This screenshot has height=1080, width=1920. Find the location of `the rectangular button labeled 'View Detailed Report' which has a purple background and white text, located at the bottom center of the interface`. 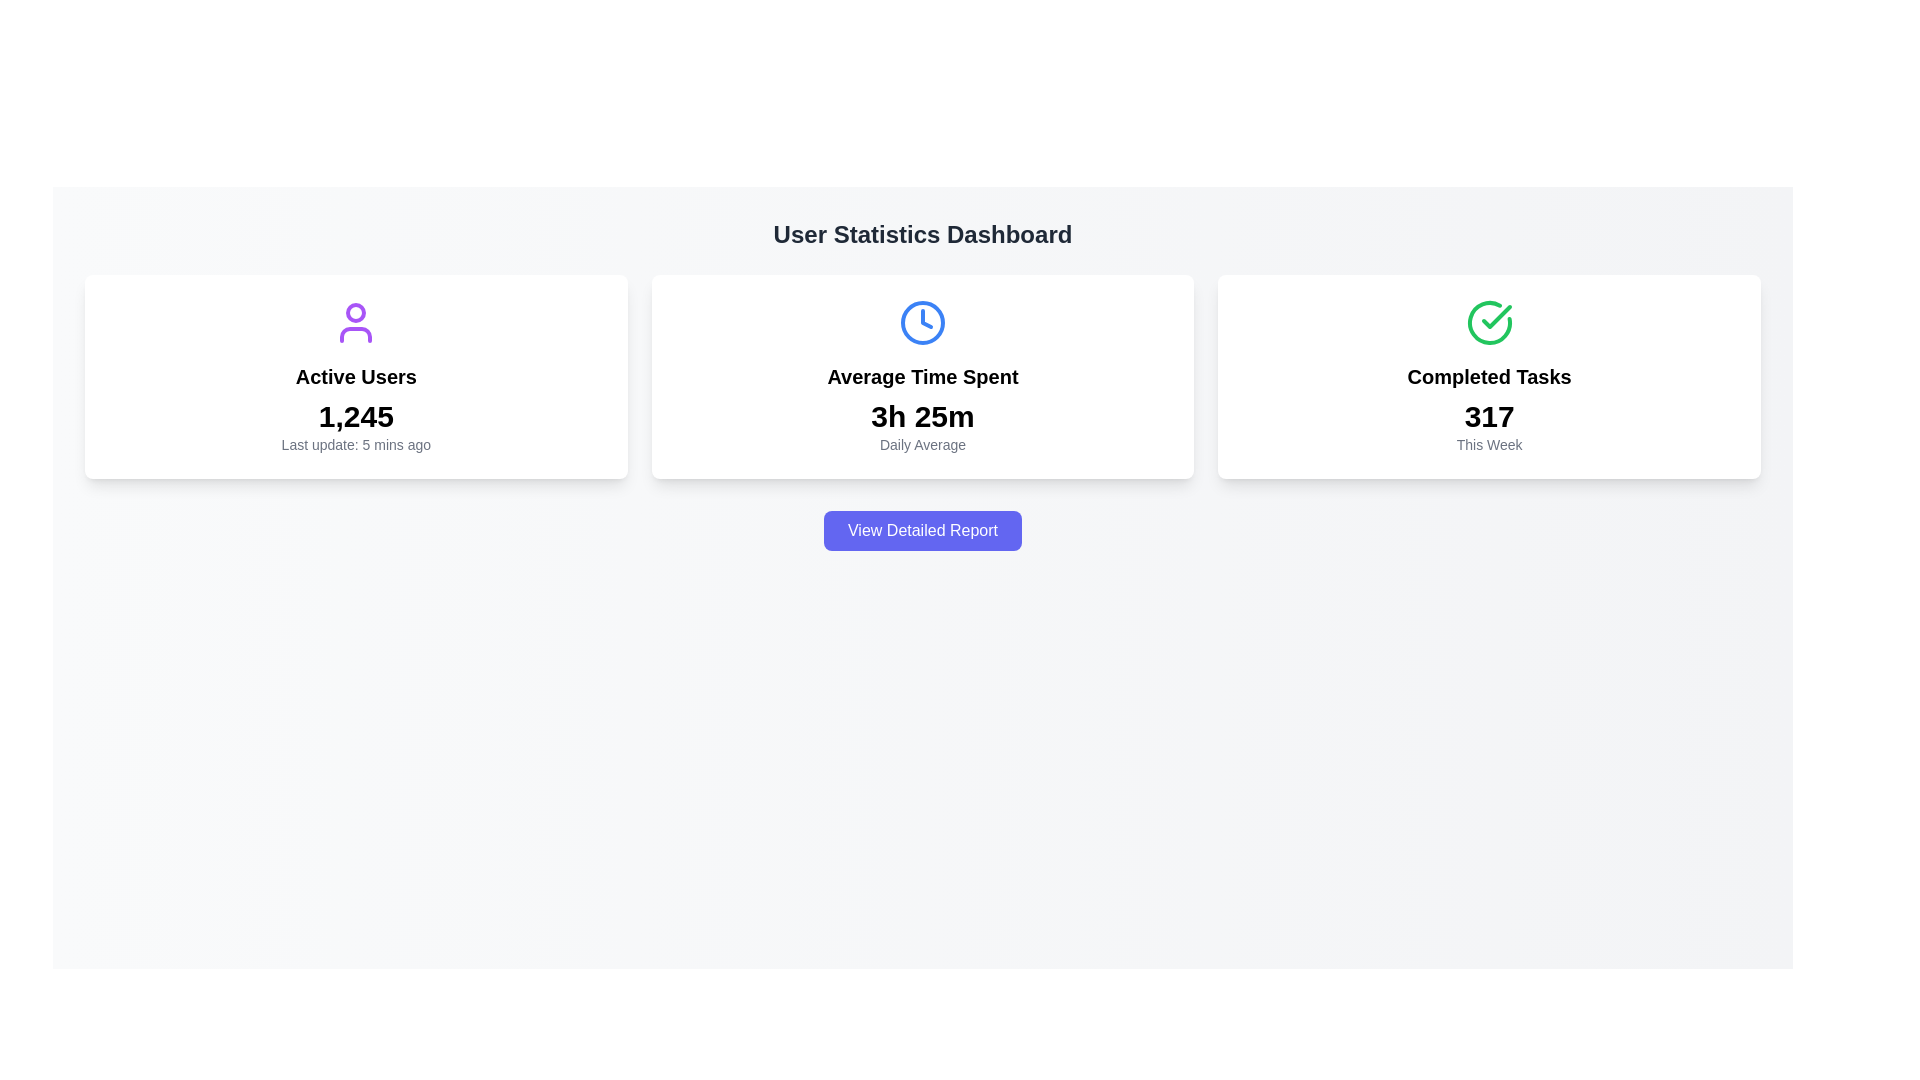

the rectangular button labeled 'View Detailed Report' which has a purple background and white text, located at the bottom center of the interface is located at coordinates (921, 530).